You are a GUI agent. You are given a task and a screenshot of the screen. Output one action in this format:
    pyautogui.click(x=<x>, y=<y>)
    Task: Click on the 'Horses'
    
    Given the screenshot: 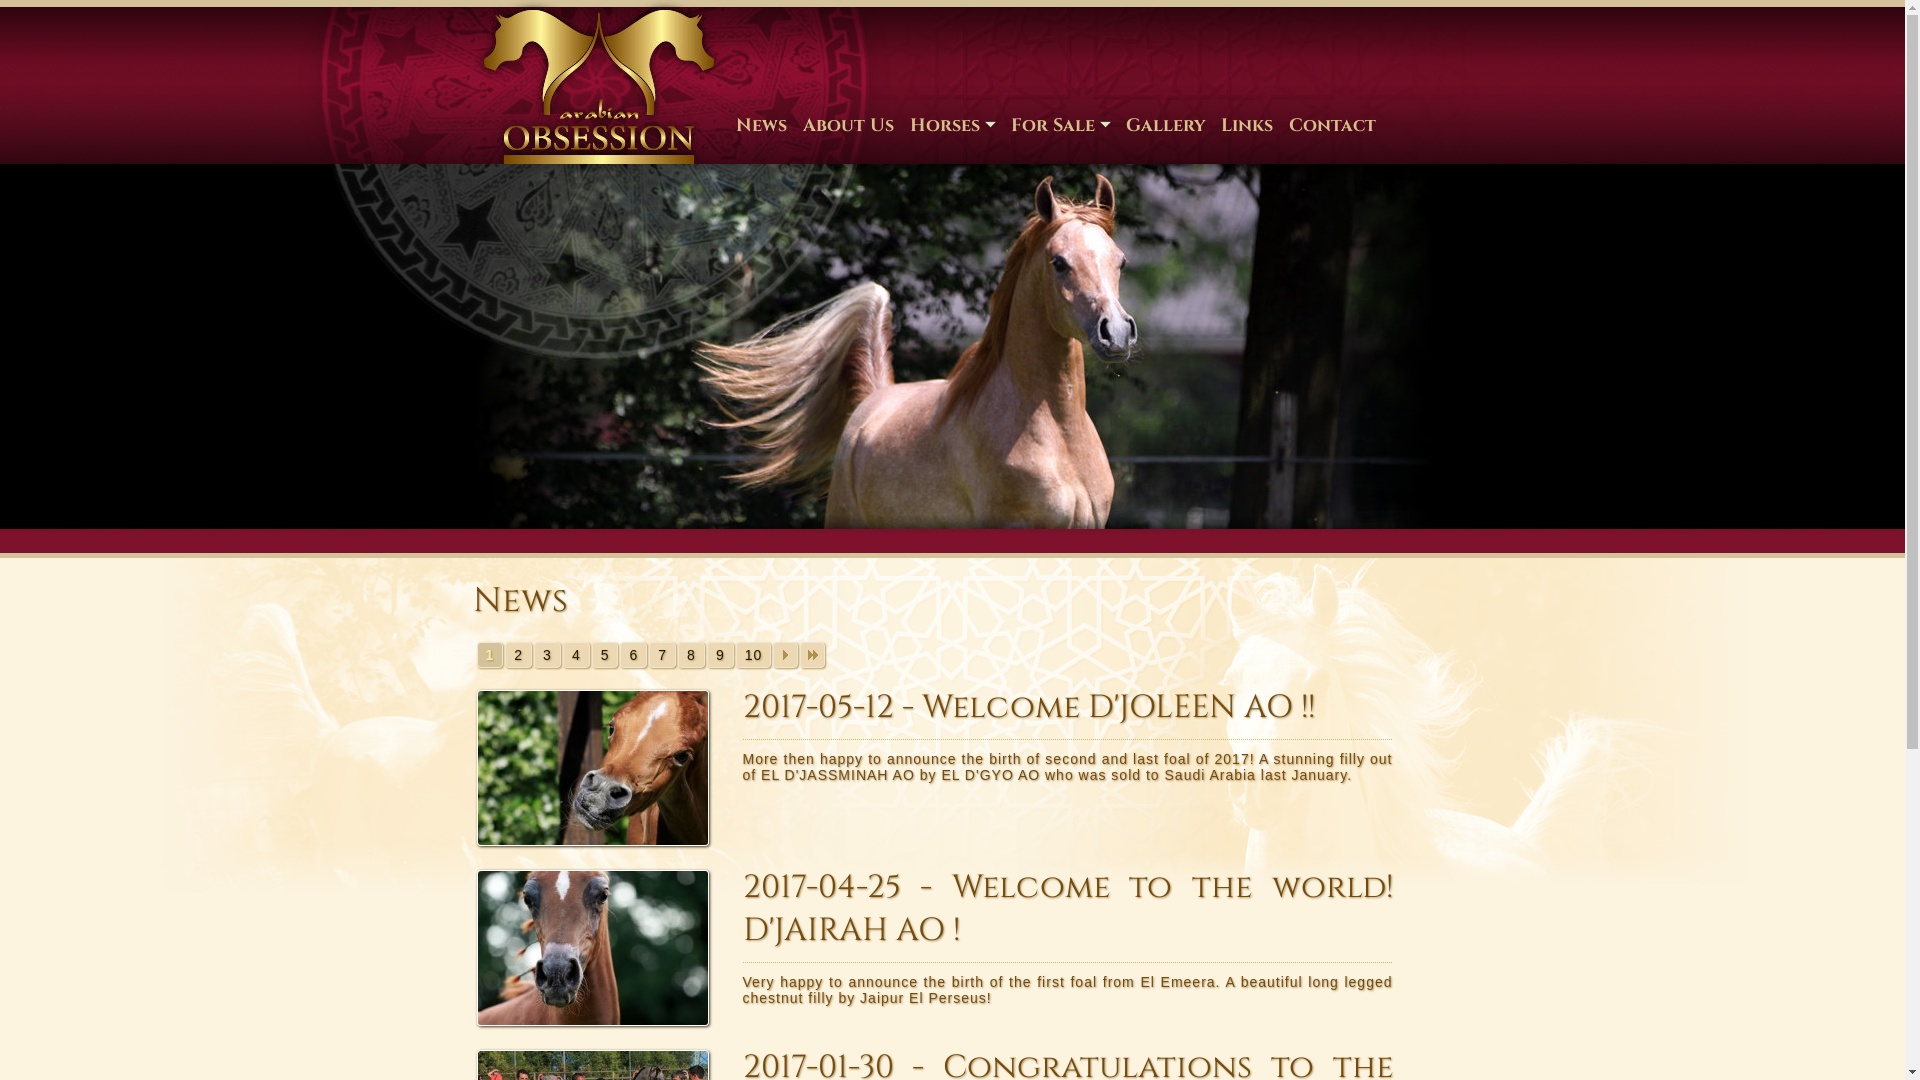 What is the action you would take?
    pyautogui.click(x=951, y=124)
    